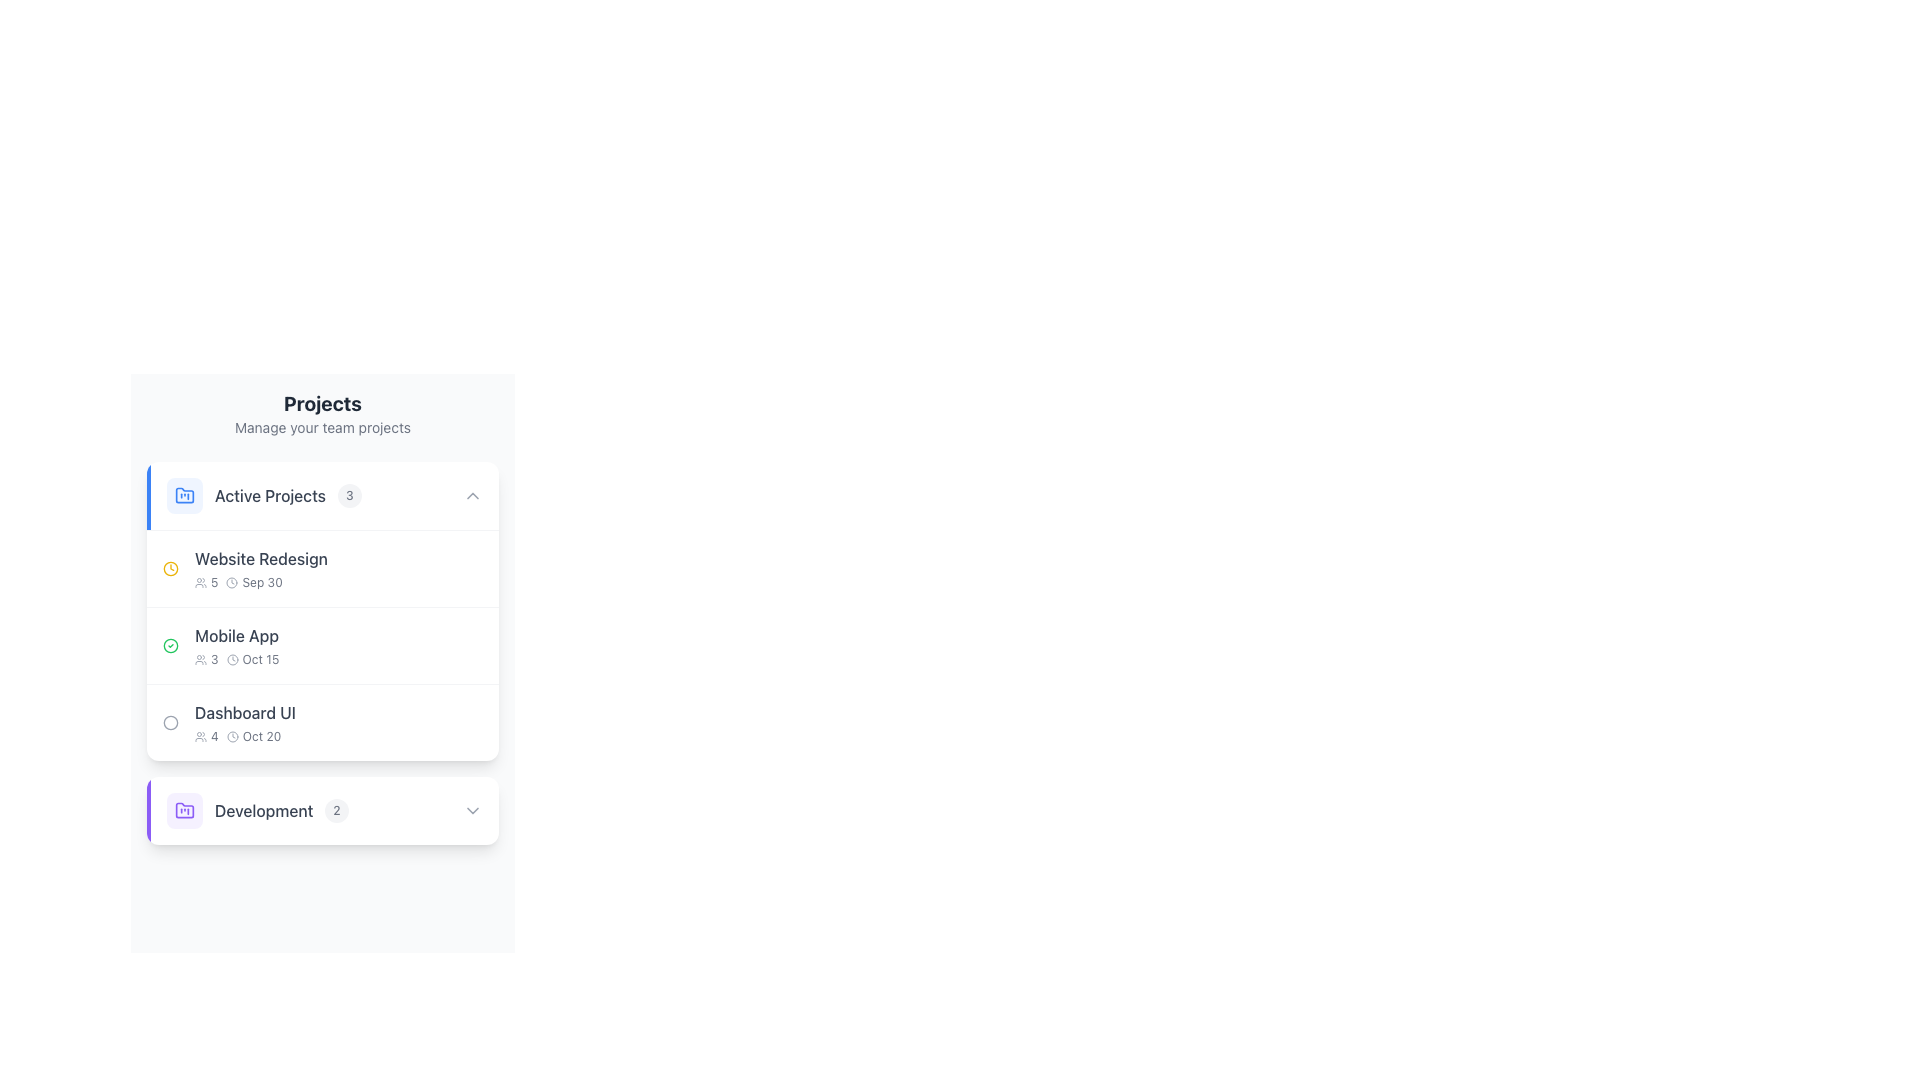  Describe the element at coordinates (468, 722) in the screenshot. I see `the small circular graphical component indicating a status or alert, located near the bottom-right corner of the 'Dashboard UI' in the 'Active Projects' list` at that location.